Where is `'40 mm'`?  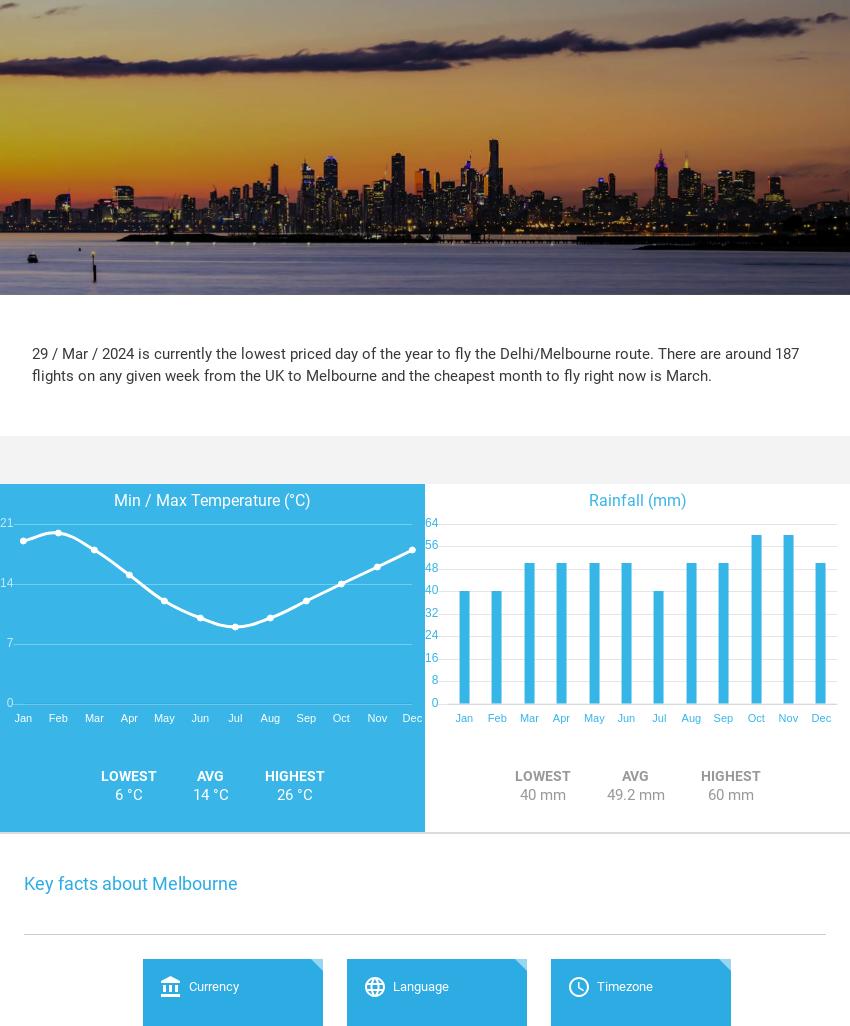
'40 mm' is located at coordinates (518, 793).